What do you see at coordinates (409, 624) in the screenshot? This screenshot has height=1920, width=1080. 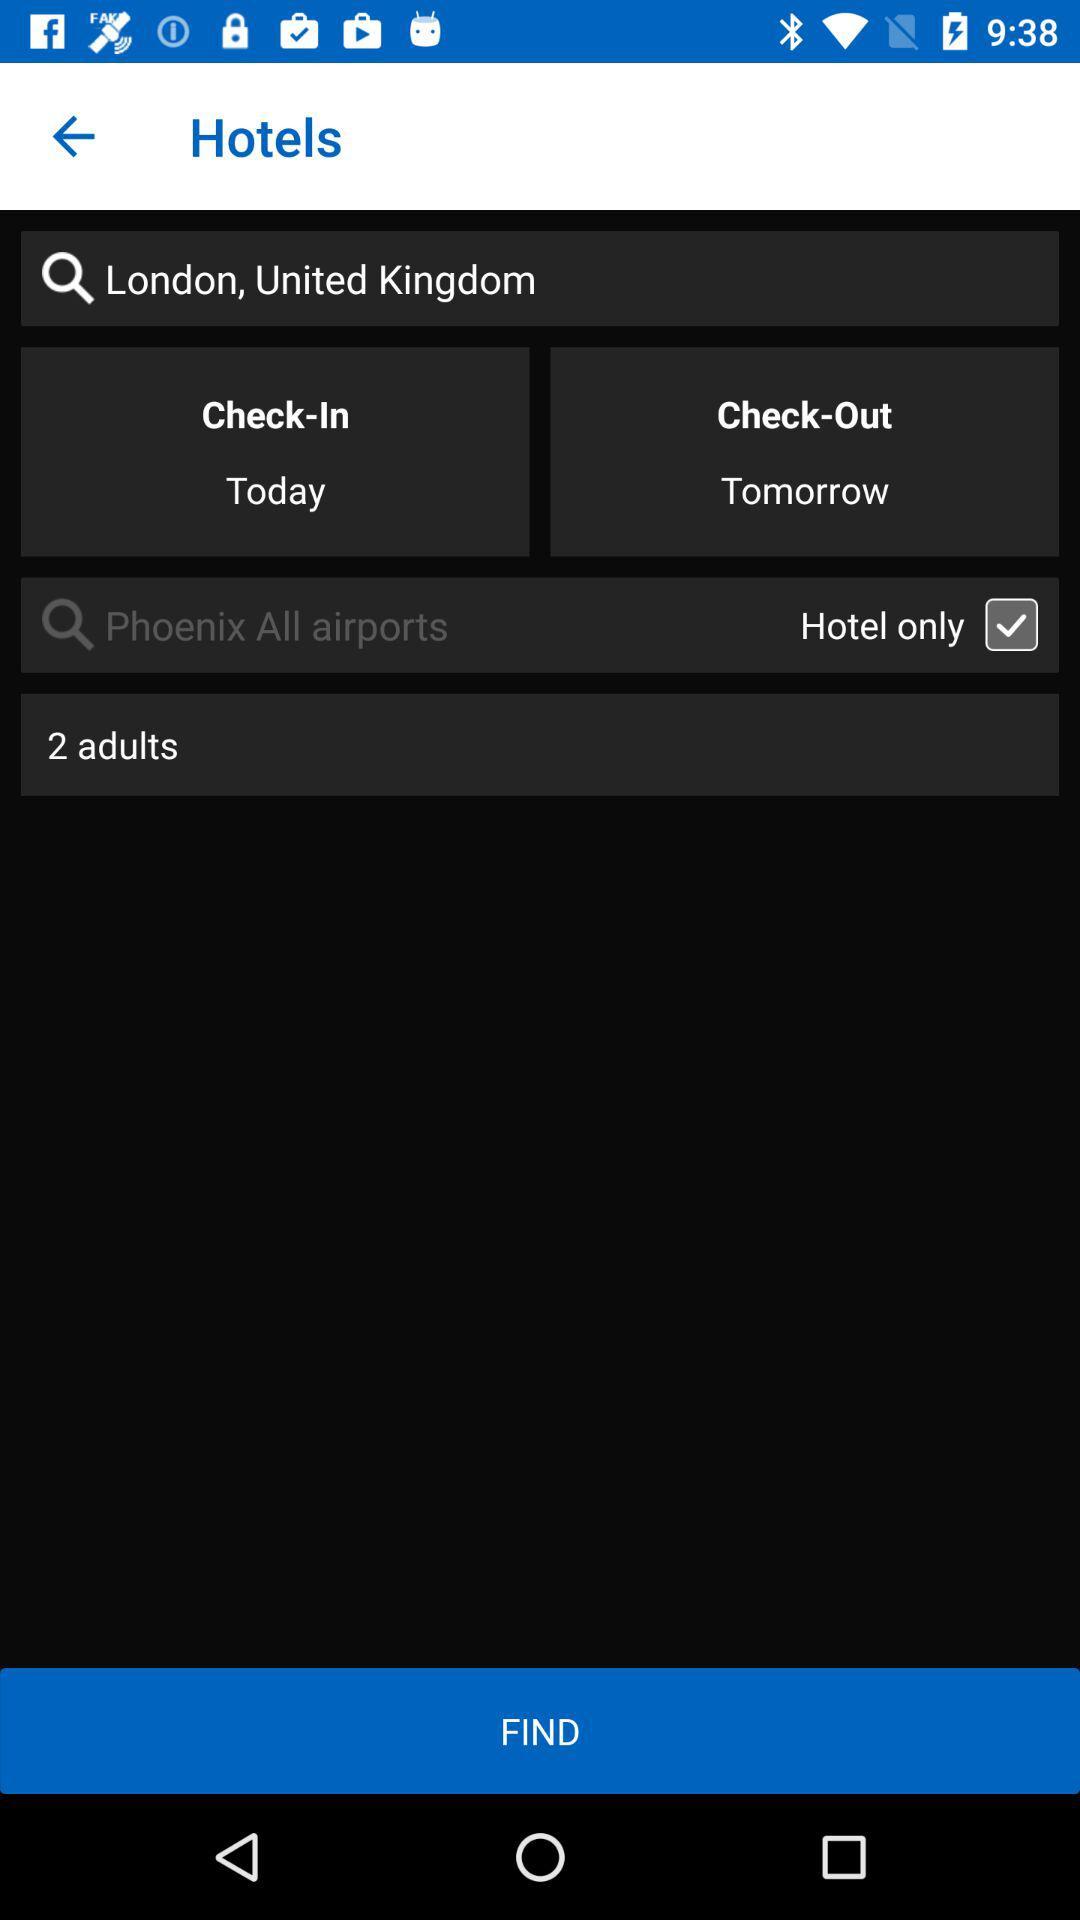 I see `item above the 2 adults` at bounding box center [409, 624].